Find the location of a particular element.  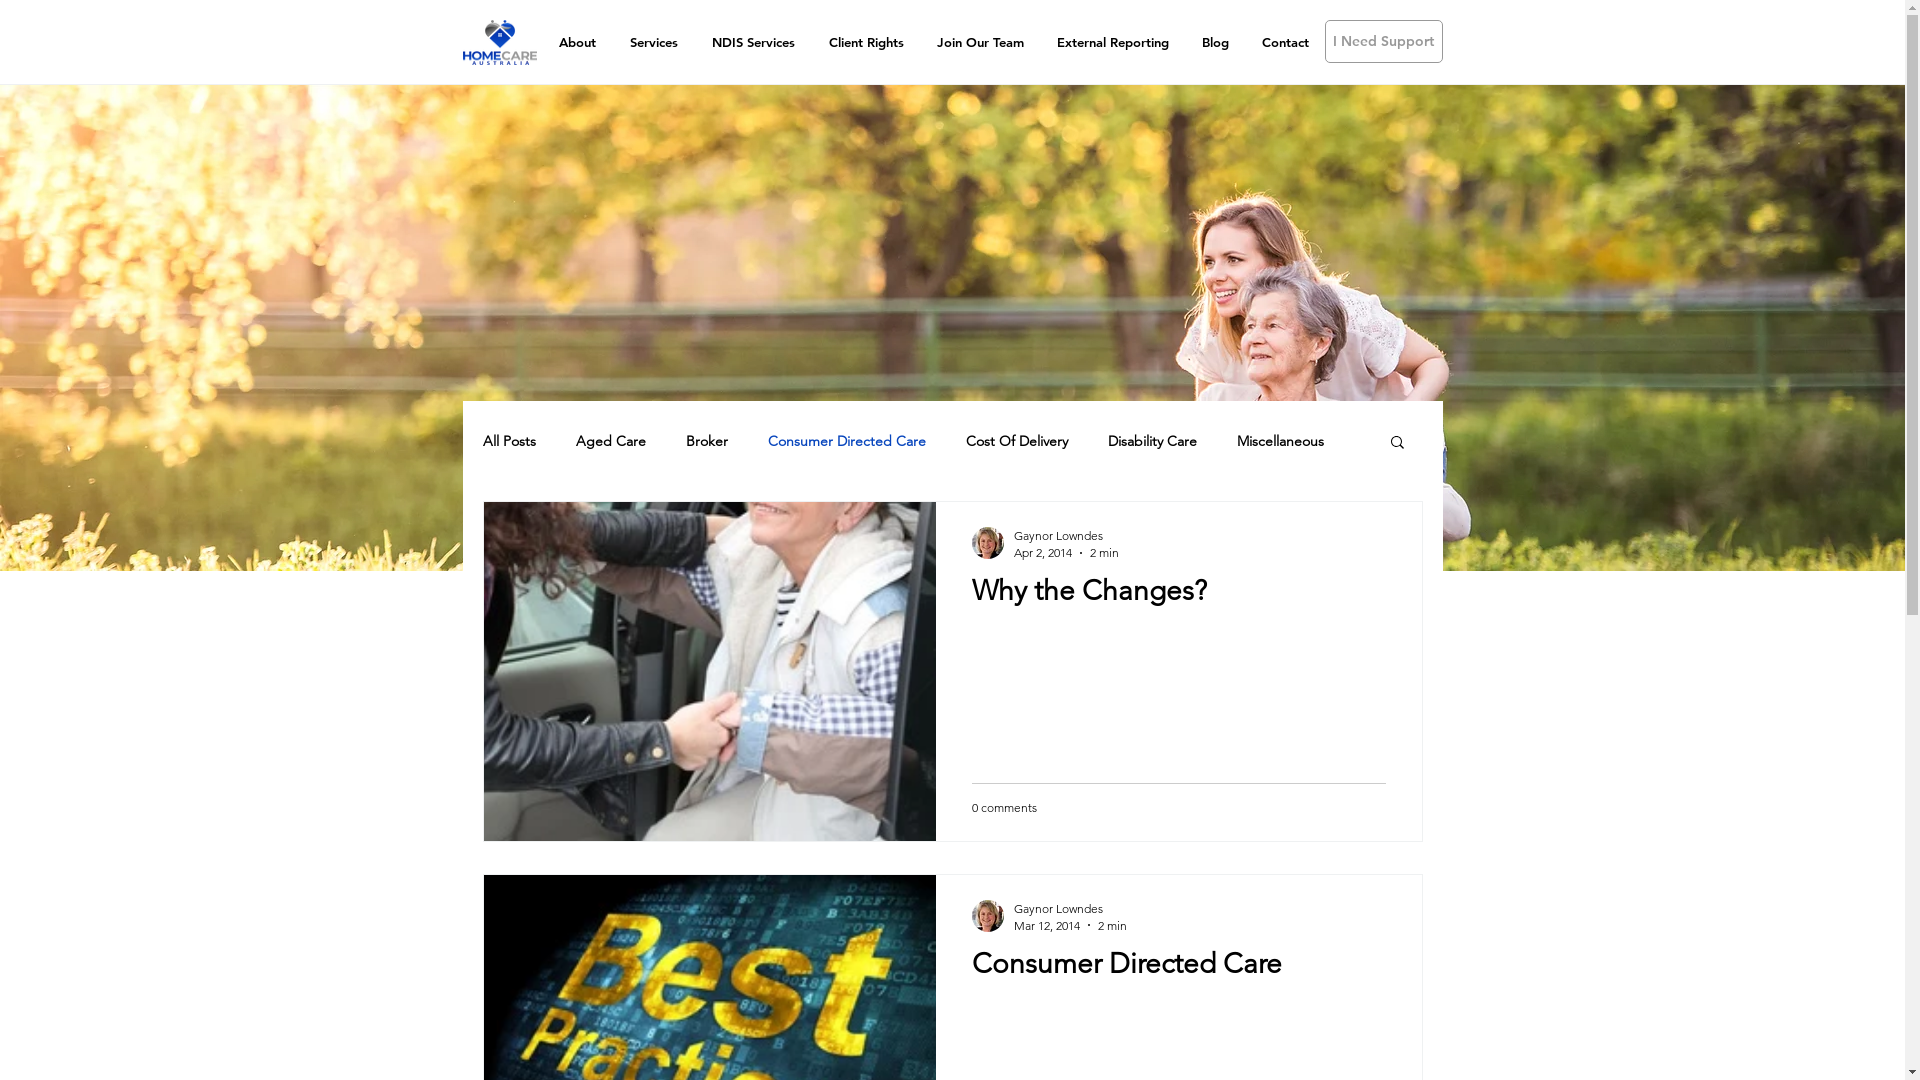

'About' is located at coordinates (576, 42).